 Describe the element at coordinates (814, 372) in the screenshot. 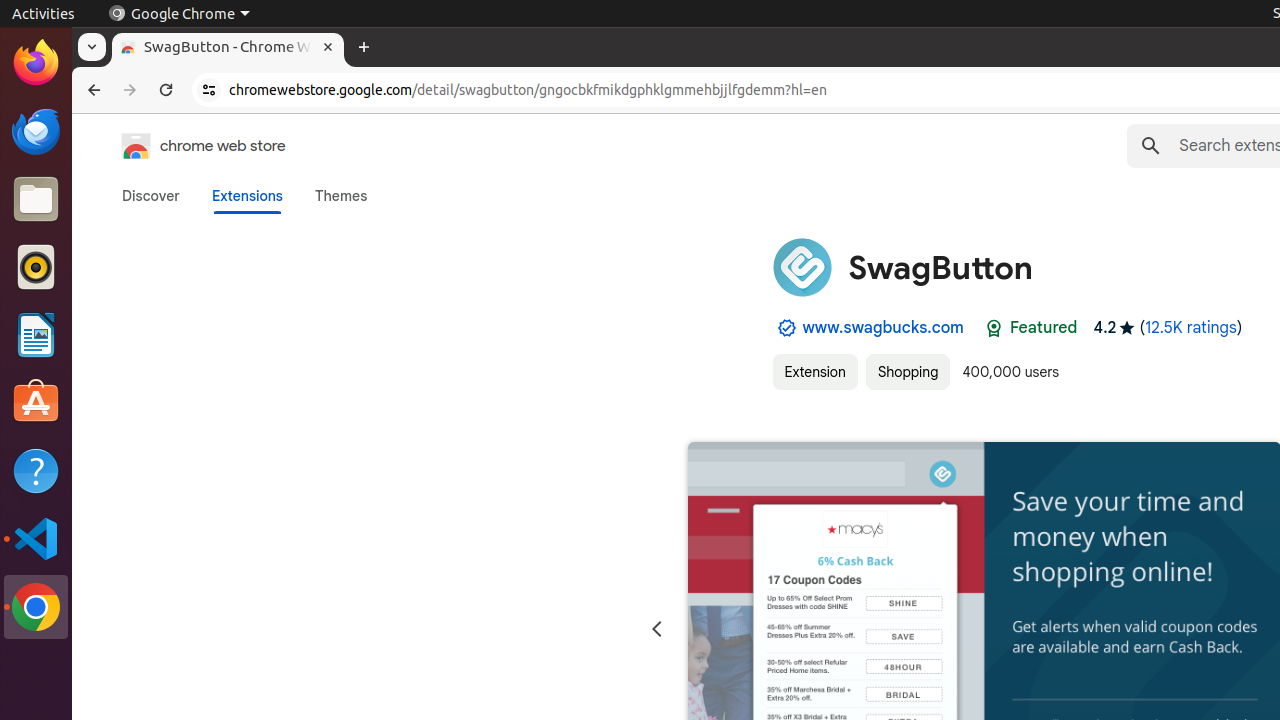

I see `'Extension'` at that location.